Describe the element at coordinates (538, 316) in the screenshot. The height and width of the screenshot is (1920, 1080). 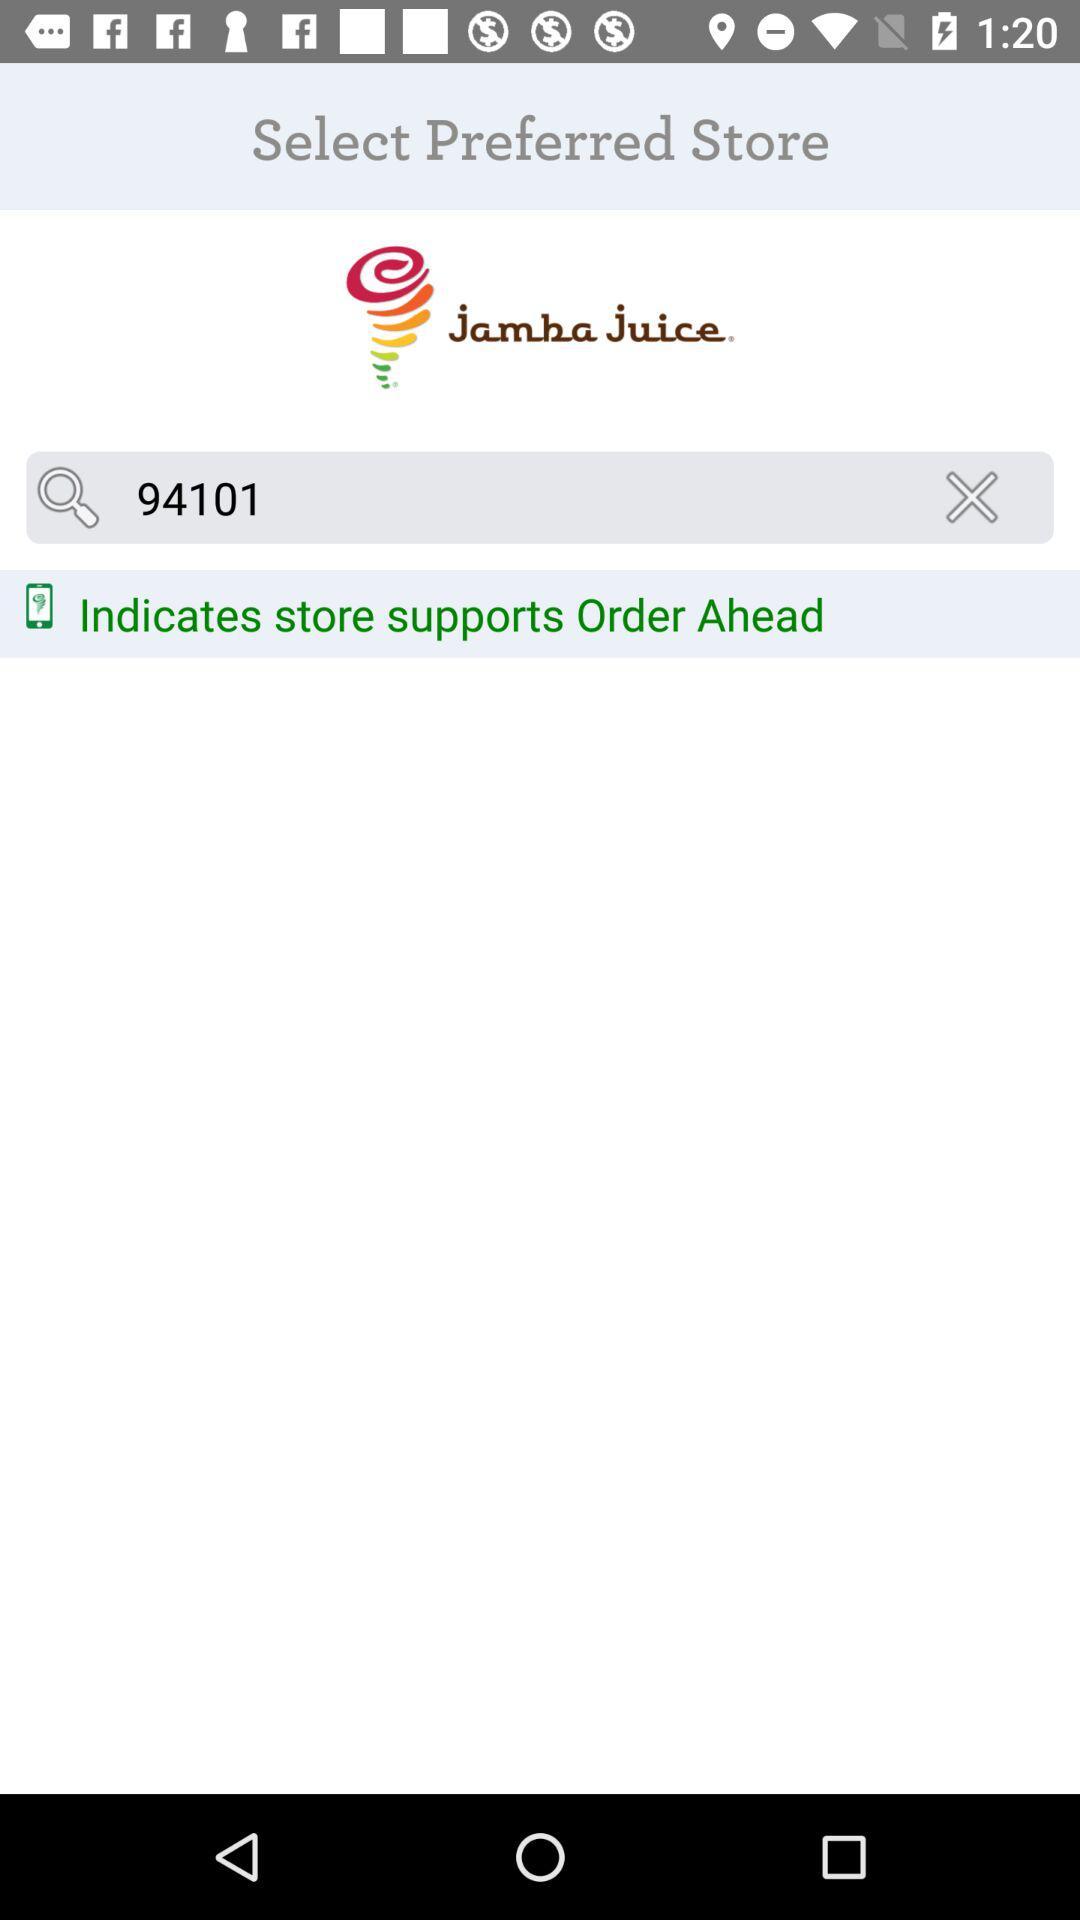
I see `item above 94101 icon` at that location.